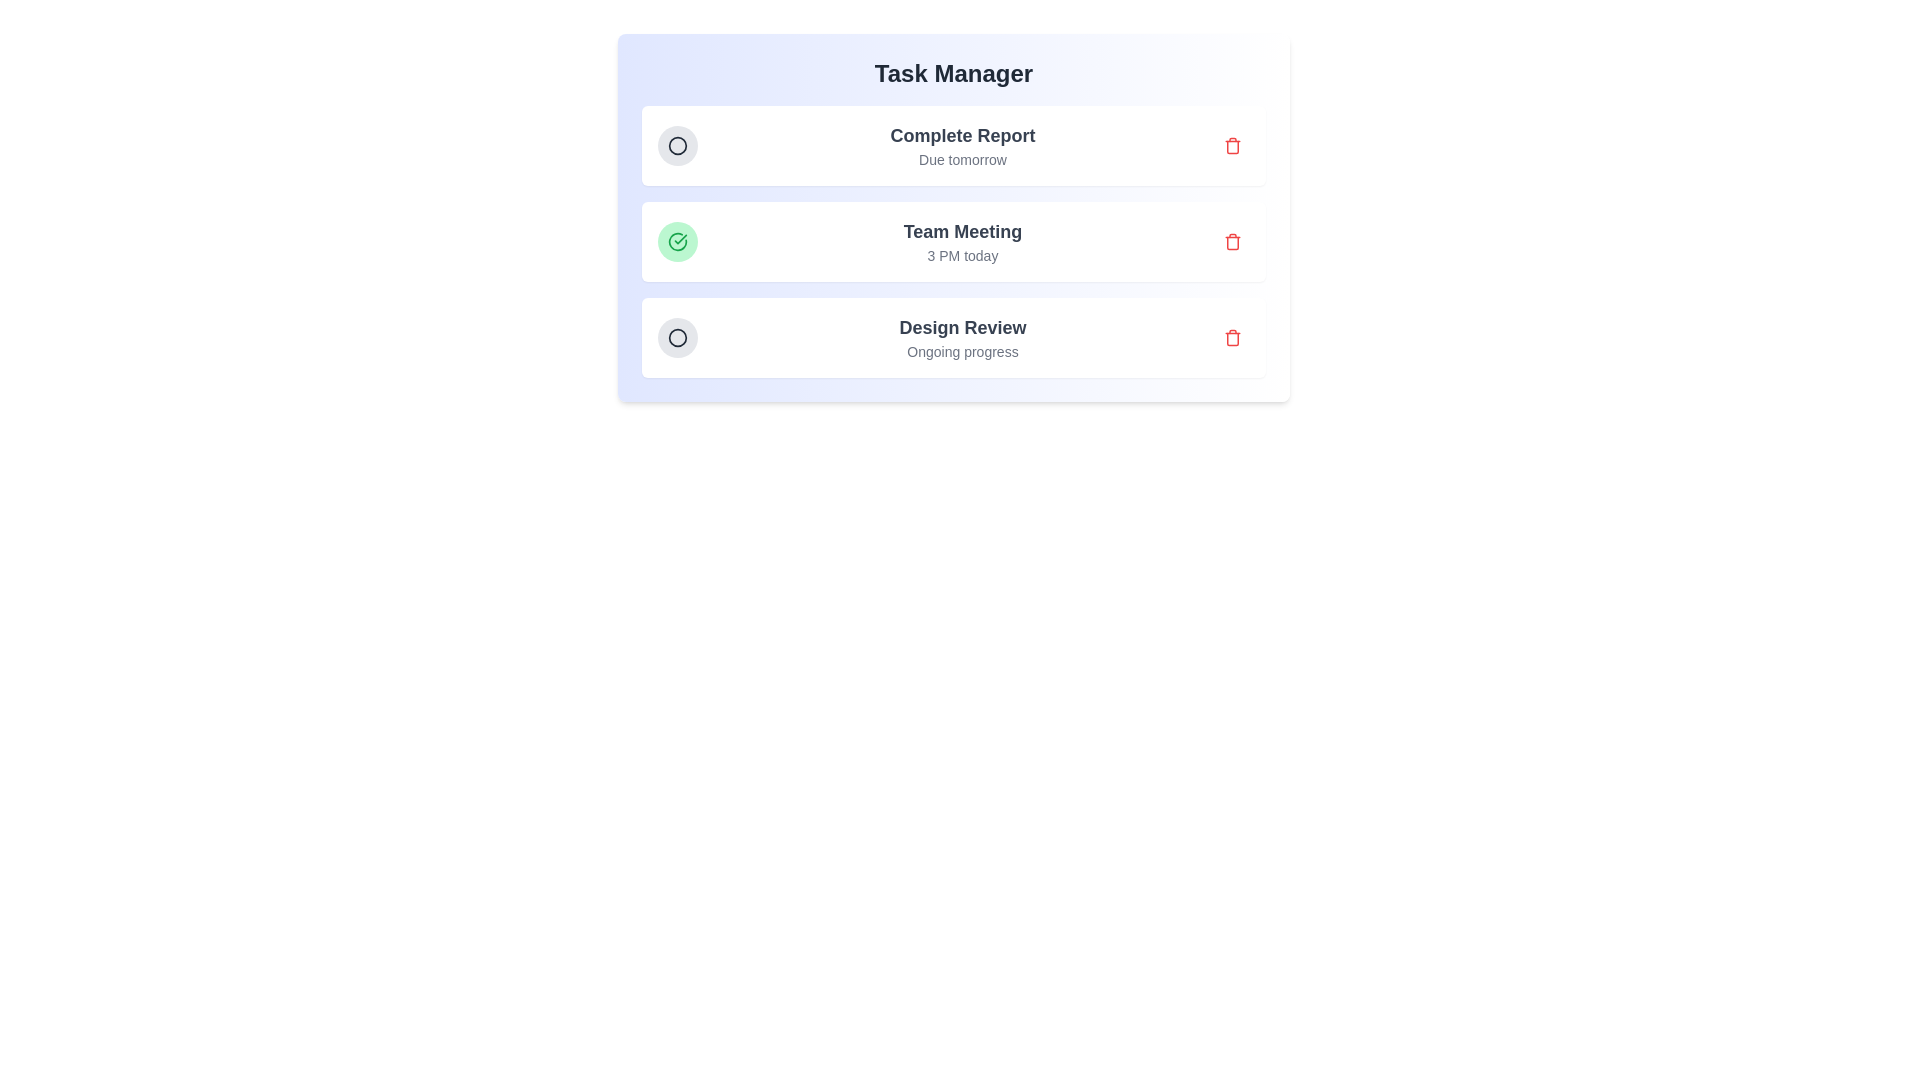 The image size is (1920, 1080). What do you see at coordinates (1232, 241) in the screenshot?
I see `the red trash icon button located at the far right of the 'Team Meeting' card, which is aligned with the text '3 PM today'` at bounding box center [1232, 241].